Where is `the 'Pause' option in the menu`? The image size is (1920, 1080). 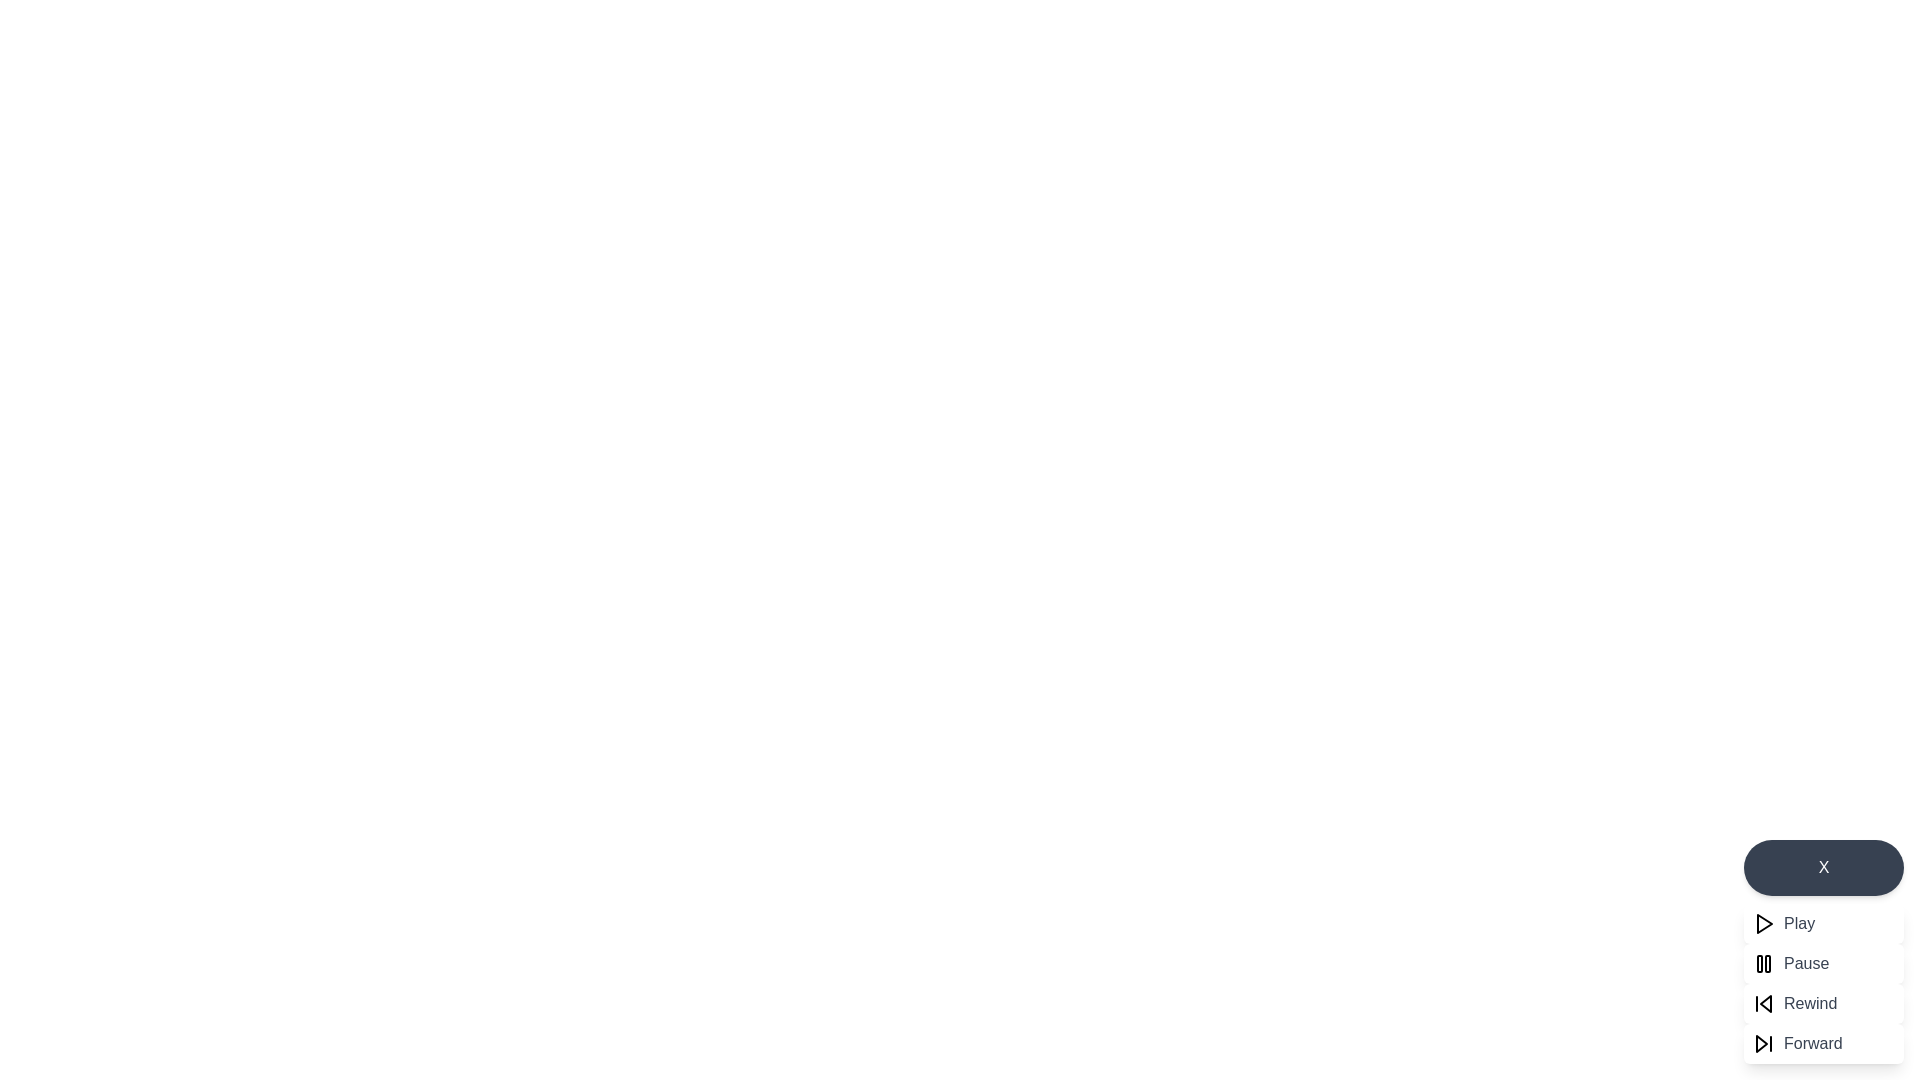
the 'Pause' option in the menu is located at coordinates (1805, 963).